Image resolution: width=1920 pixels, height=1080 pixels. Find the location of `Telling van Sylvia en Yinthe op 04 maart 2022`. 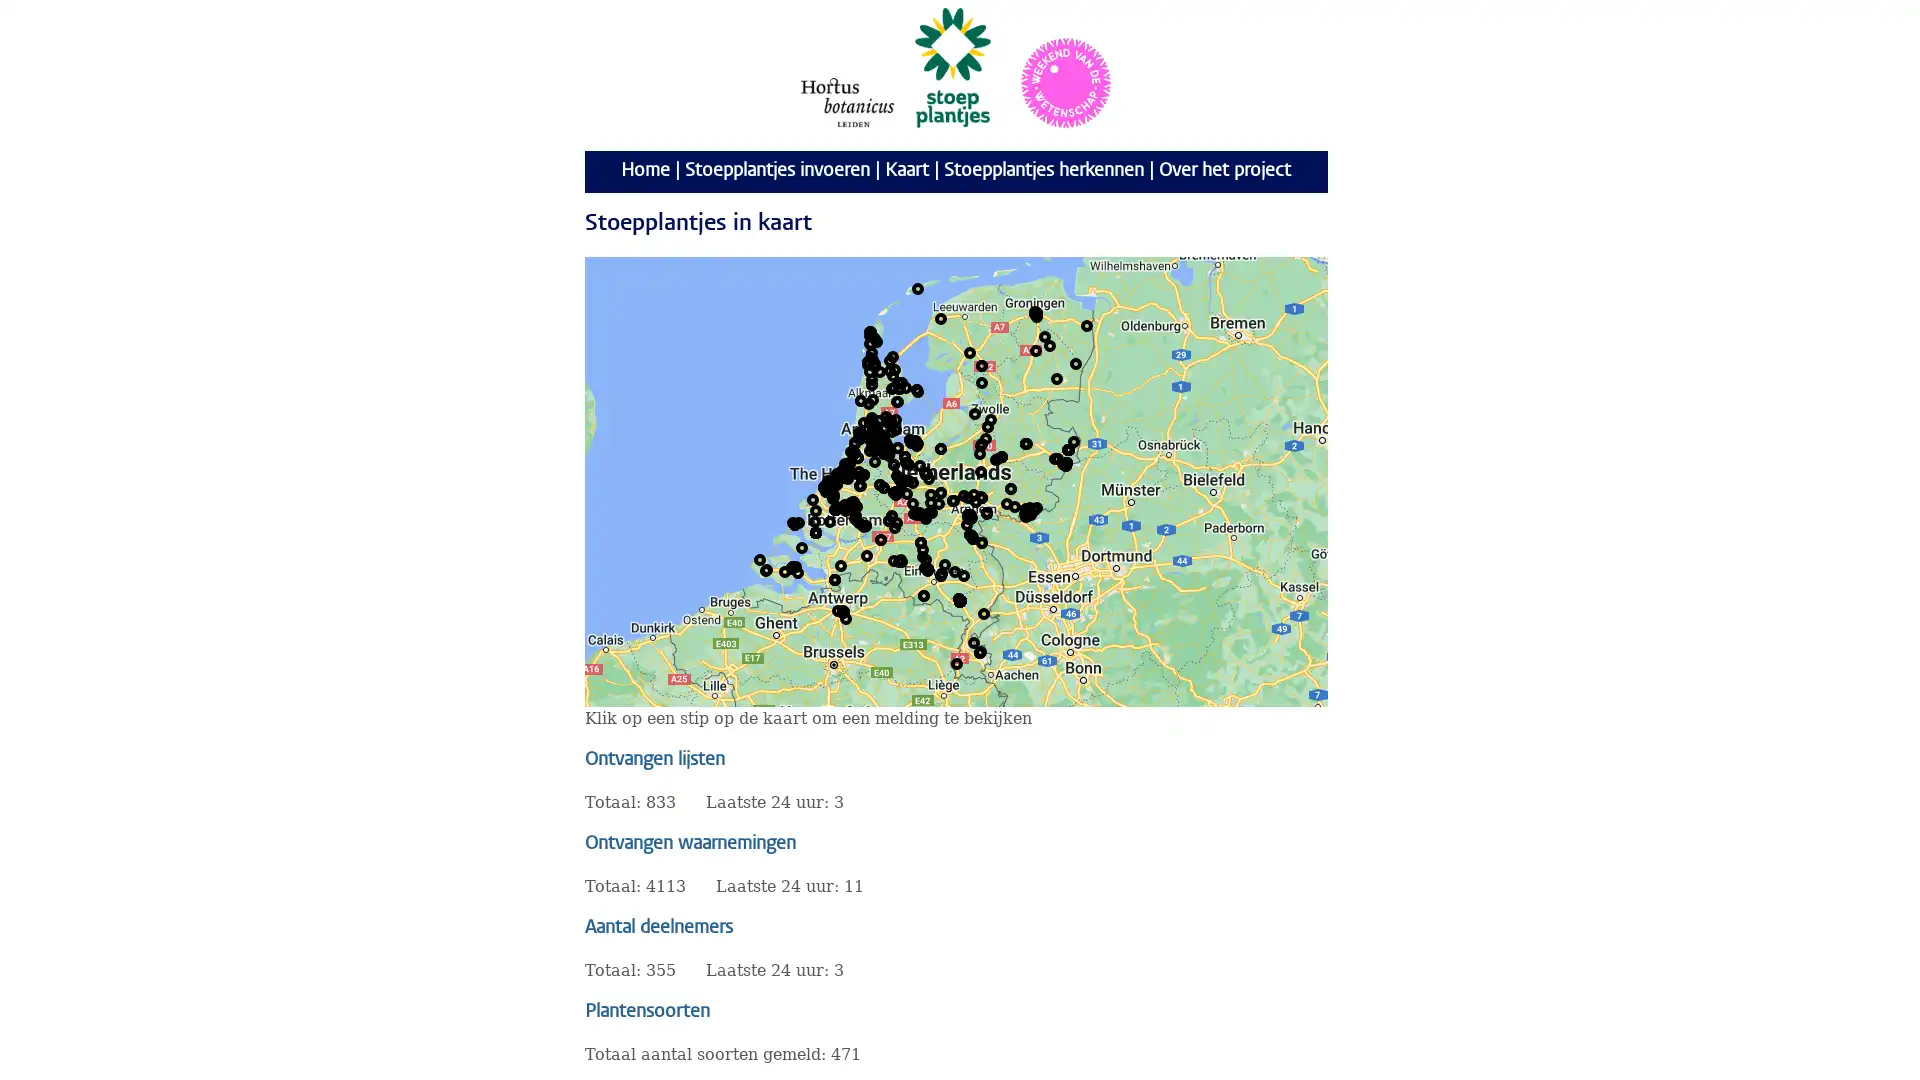

Telling van Sylvia en Yinthe op 04 maart 2022 is located at coordinates (880, 538).